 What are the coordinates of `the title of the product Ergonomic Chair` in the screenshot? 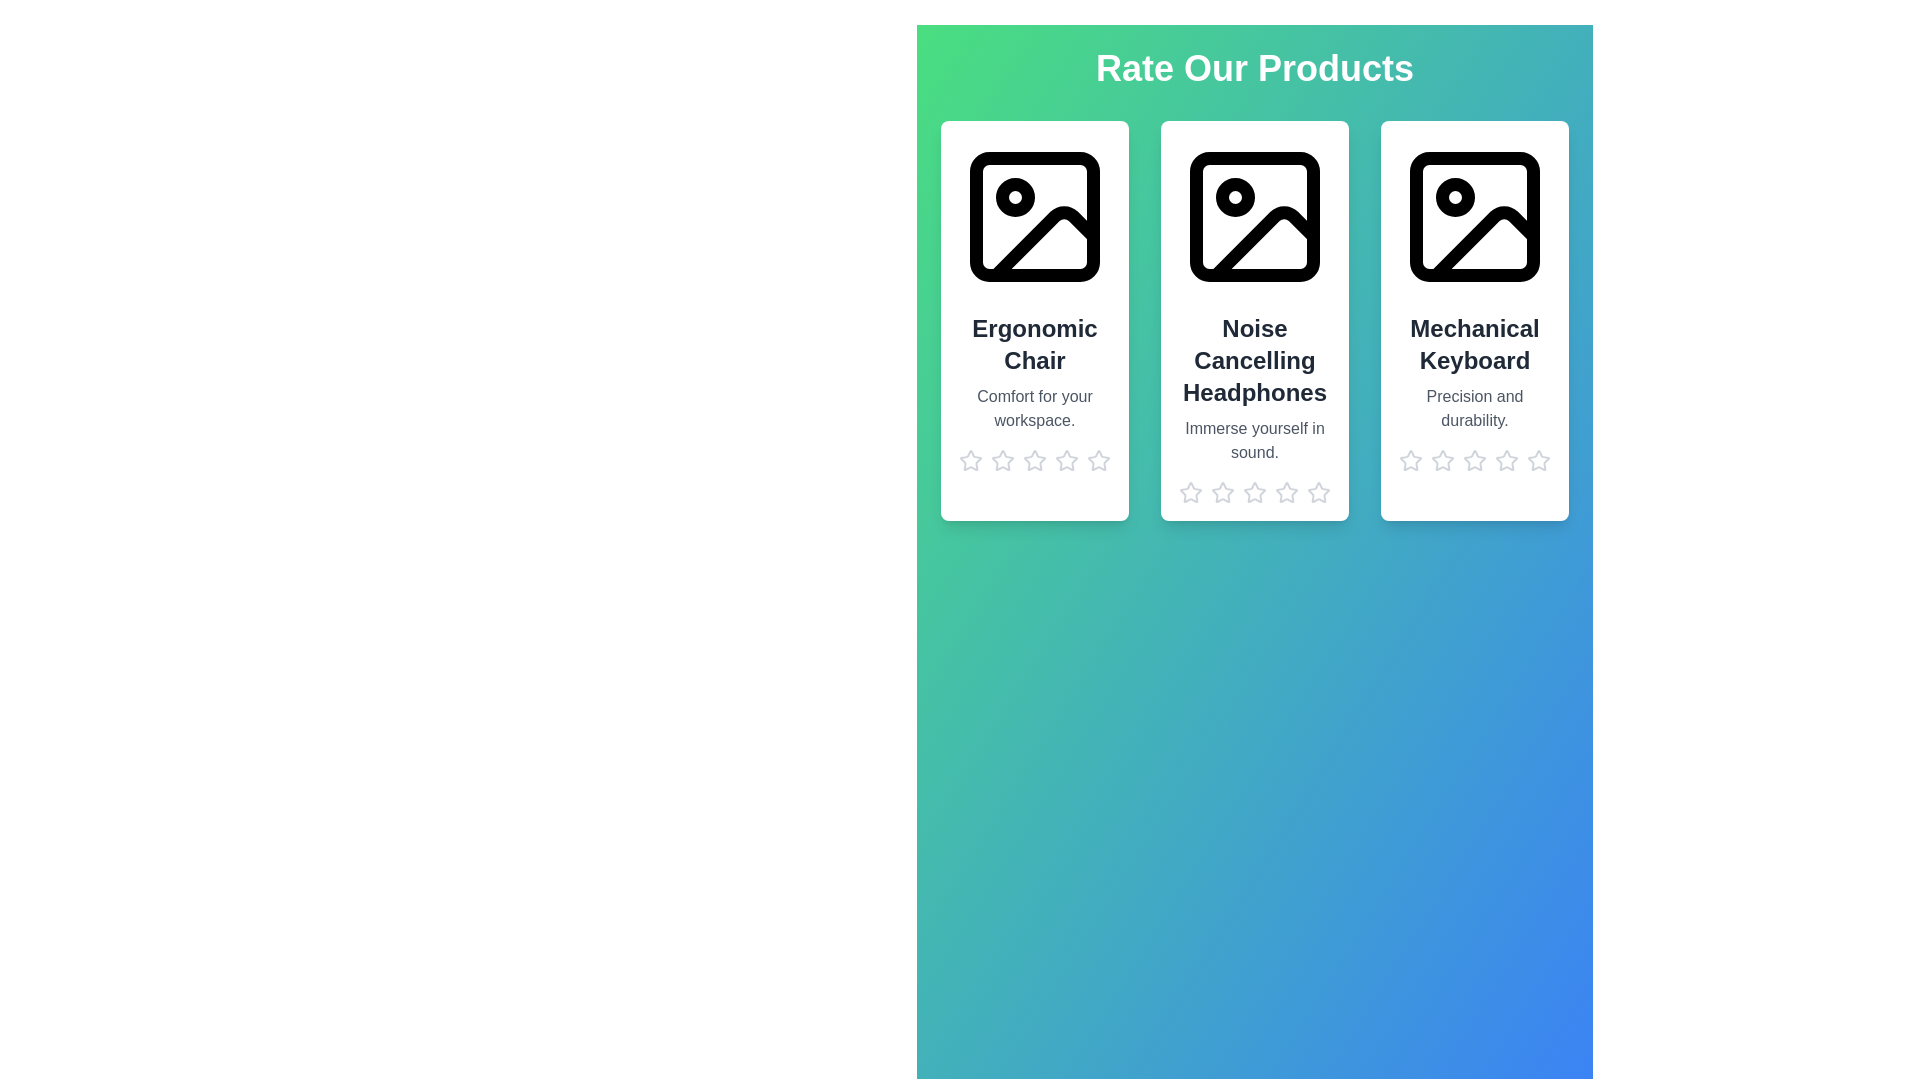 It's located at (1035, 343).